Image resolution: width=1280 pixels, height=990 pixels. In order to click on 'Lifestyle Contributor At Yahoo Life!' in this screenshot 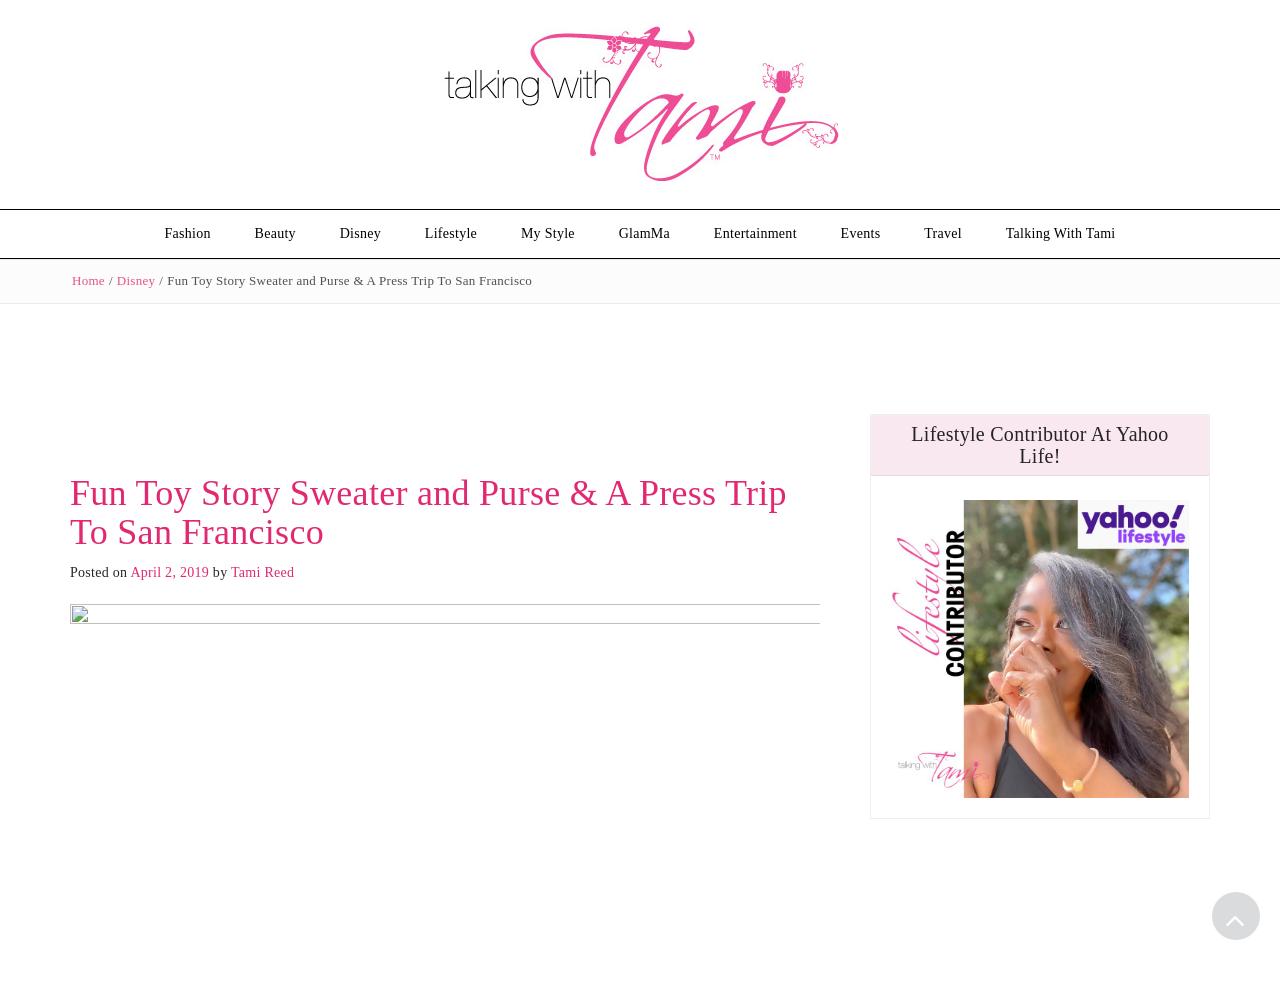, I will do `click(1039, 443)`.